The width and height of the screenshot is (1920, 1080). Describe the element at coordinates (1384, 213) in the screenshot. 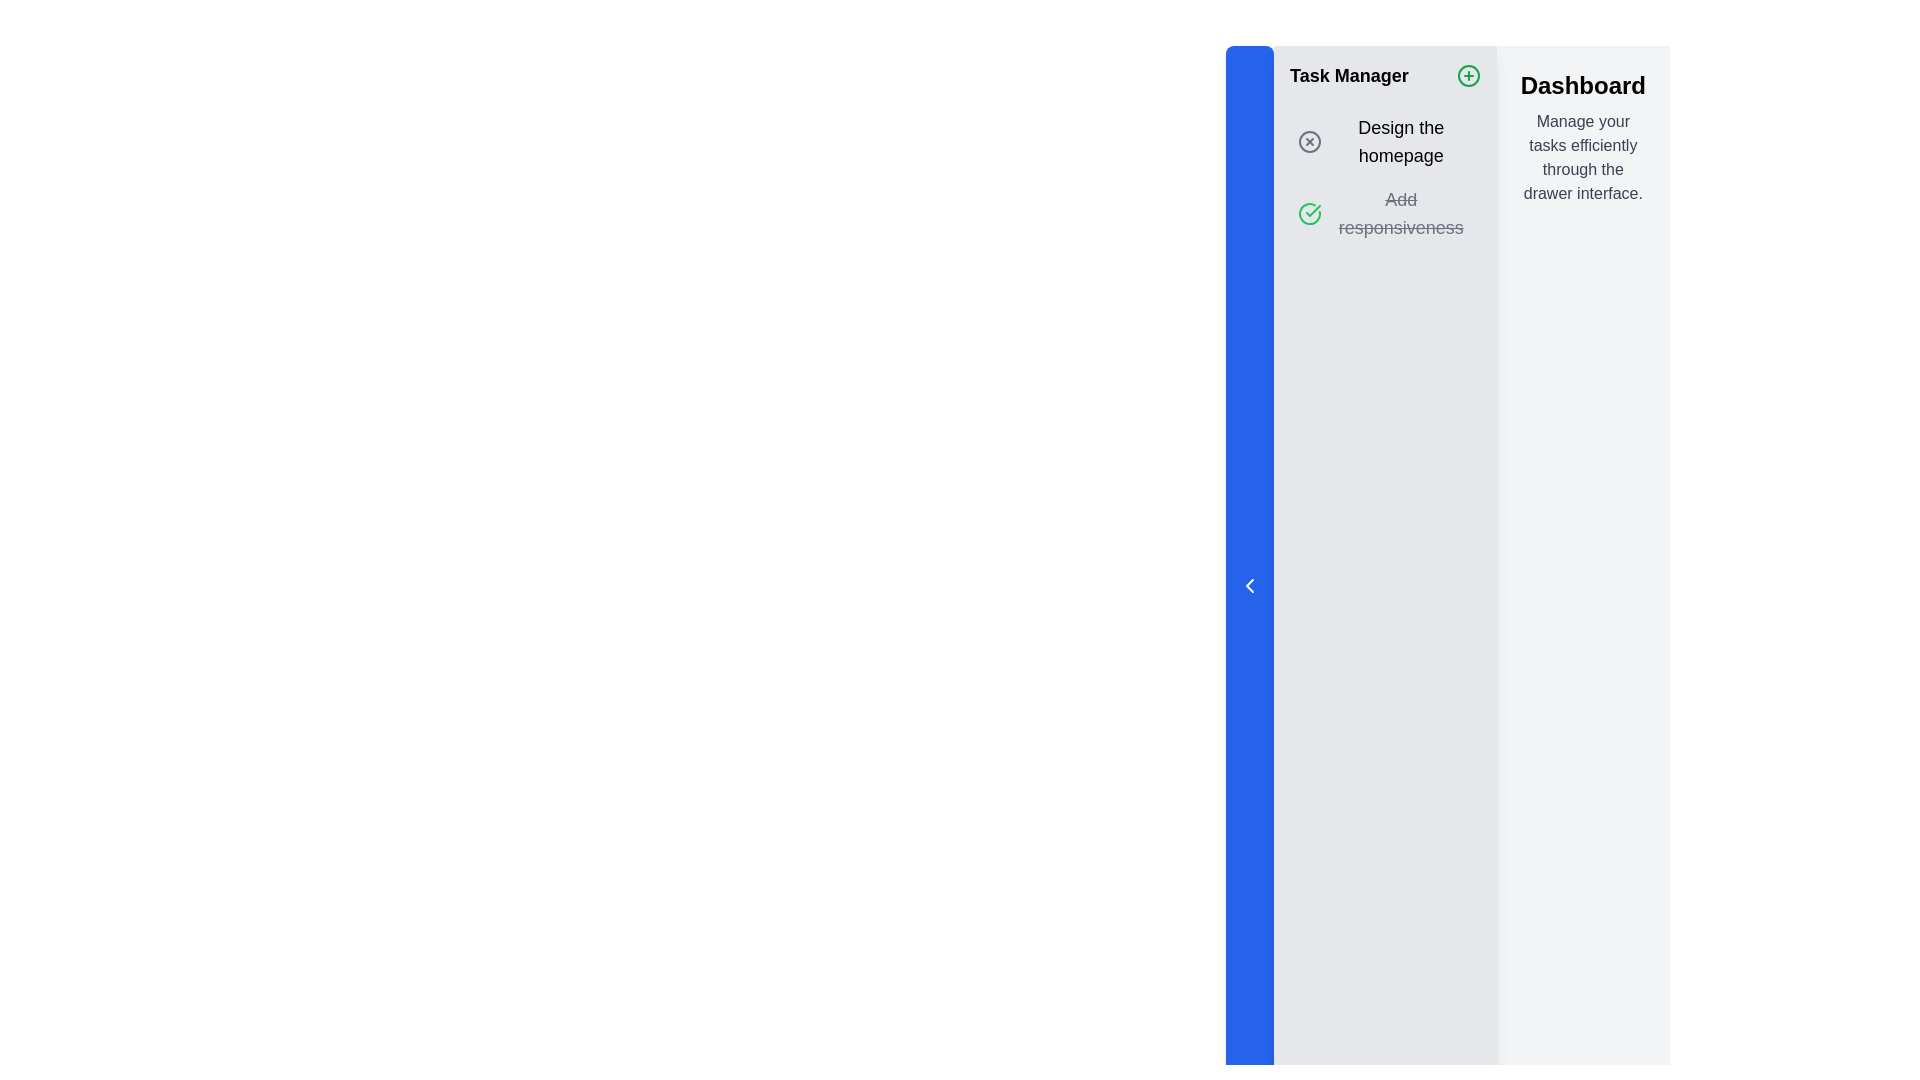

I see `the 'Add responsiveness' task entry in the Task Manager` at that location.